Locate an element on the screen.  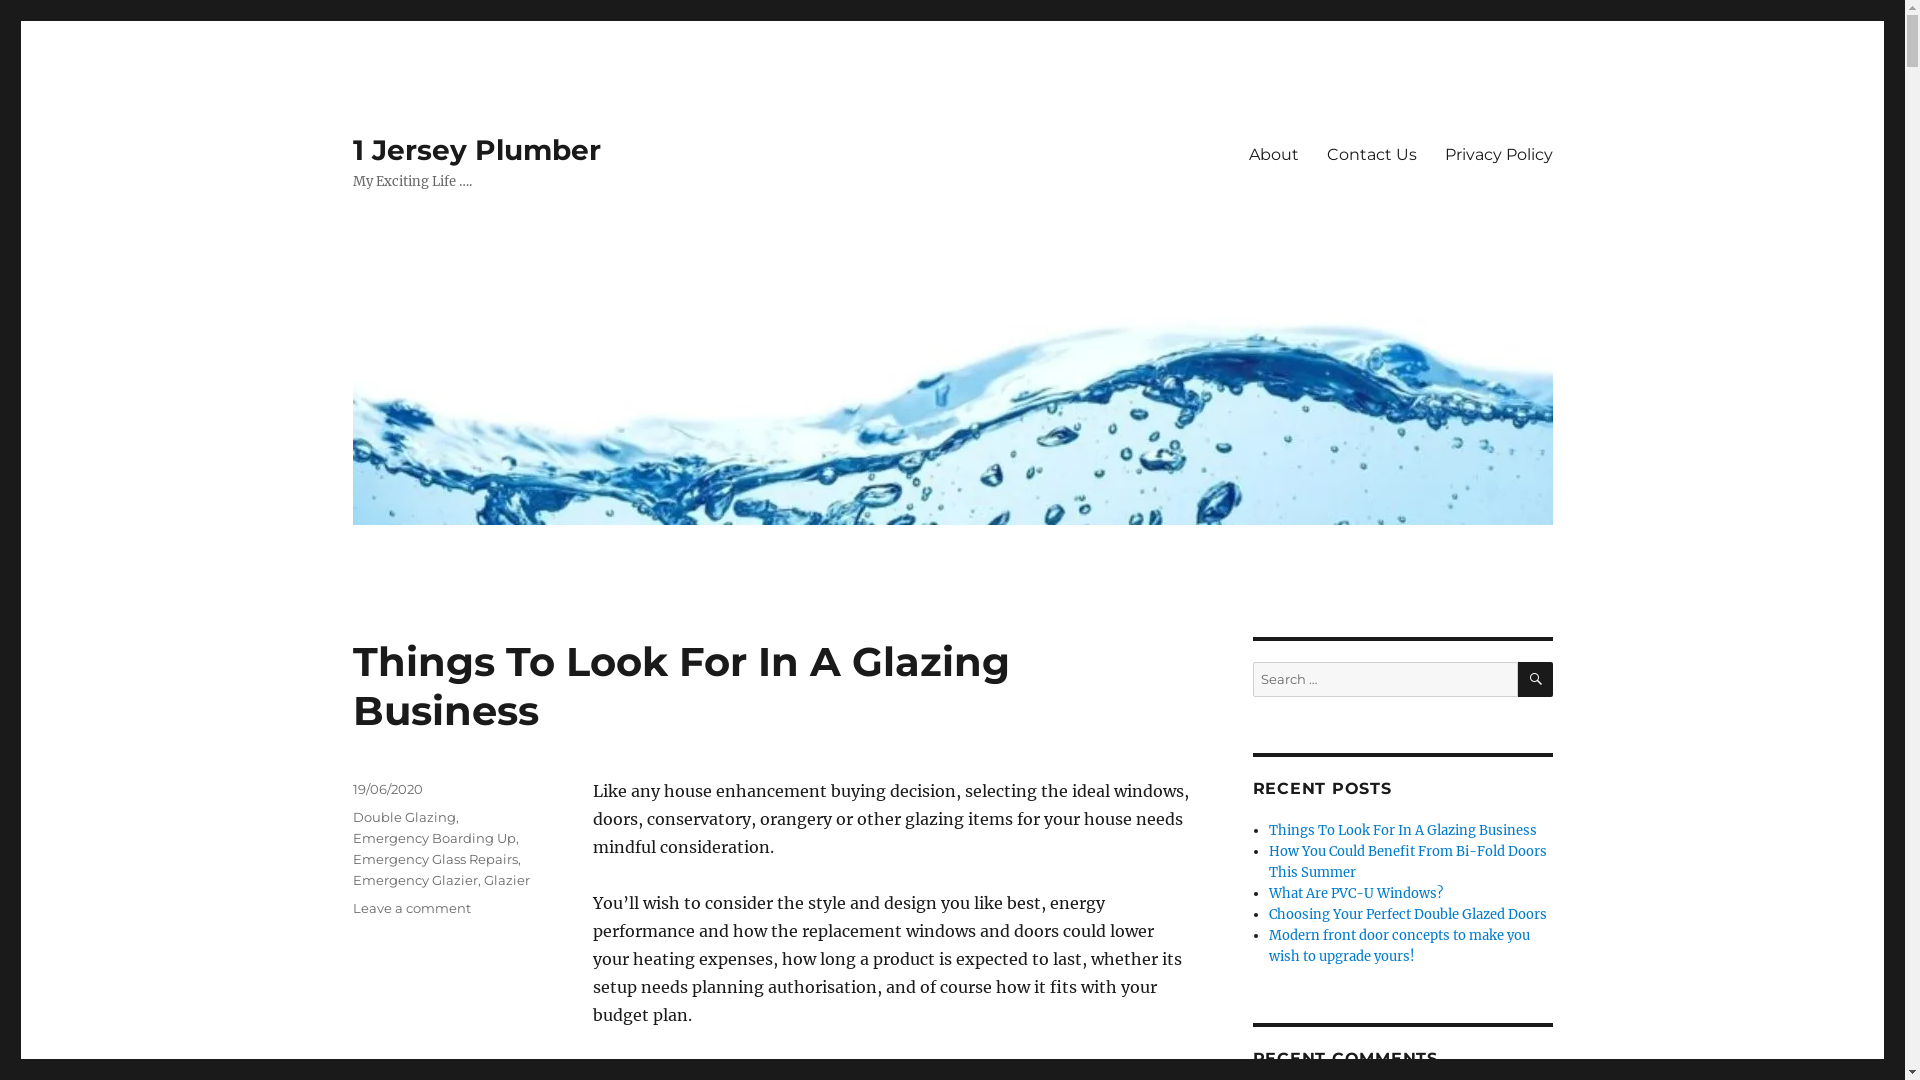
'Emergency Glass Repairs' is located at coordinates (433, 858).